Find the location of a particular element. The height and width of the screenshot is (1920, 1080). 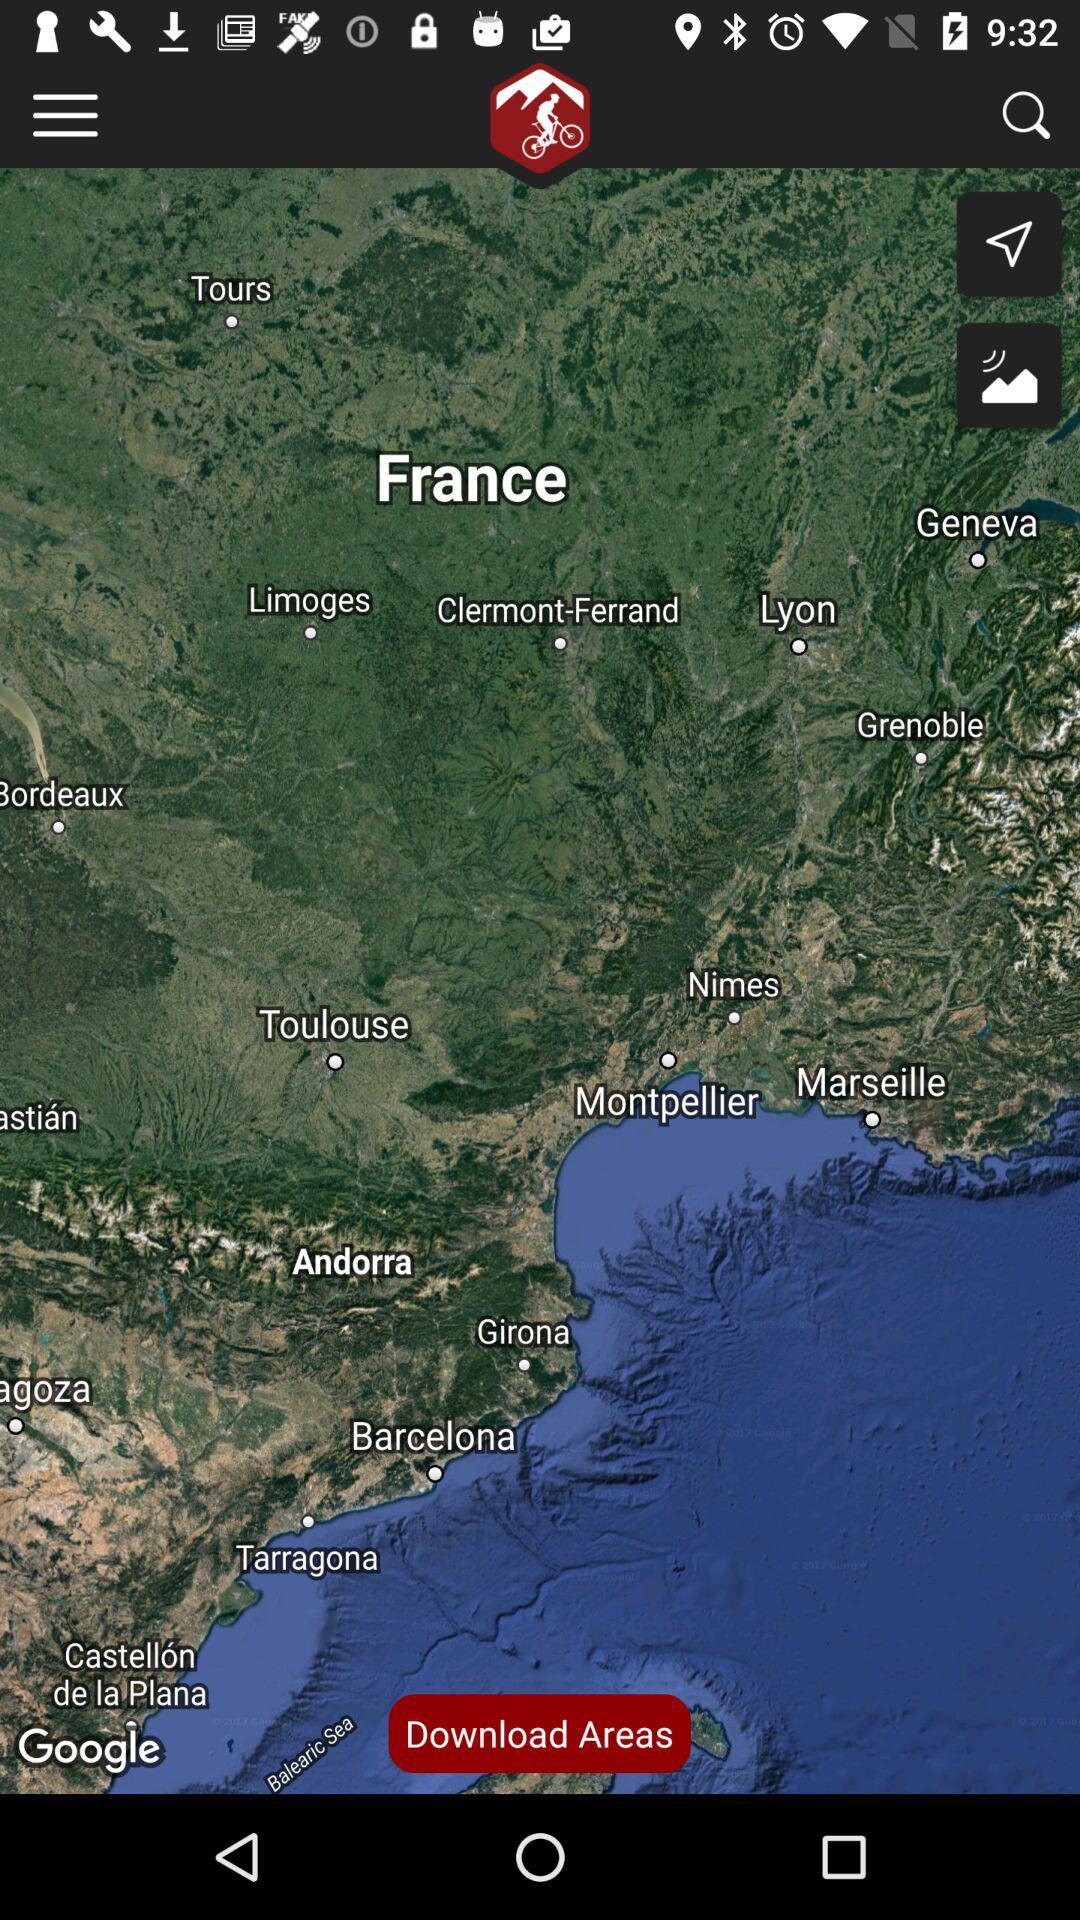

open menu options is located at coordinates (64, 114).